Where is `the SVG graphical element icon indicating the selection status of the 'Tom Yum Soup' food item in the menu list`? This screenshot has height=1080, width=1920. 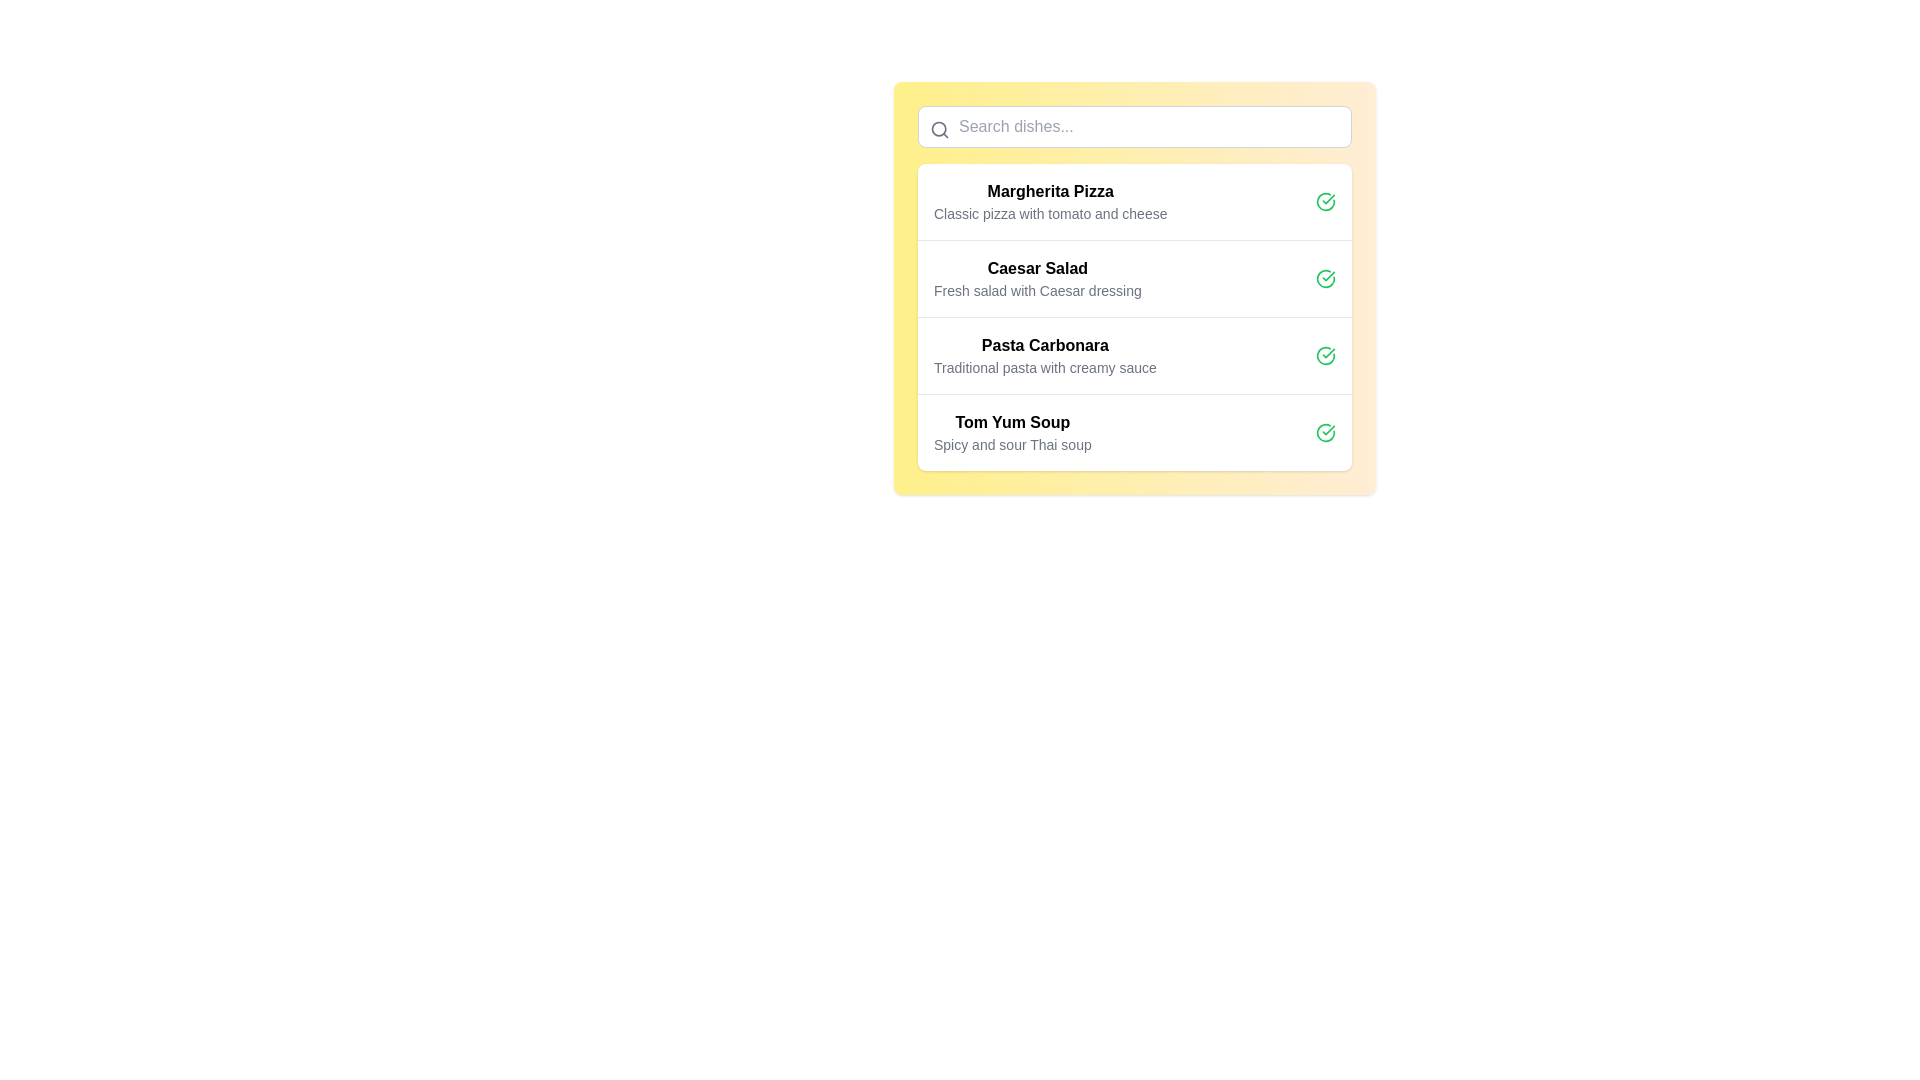
the SVG graphical element icon indicating the selection status of the 'Tom Yum Soup' food item in the menu list is located at coordinates (1325, 431).